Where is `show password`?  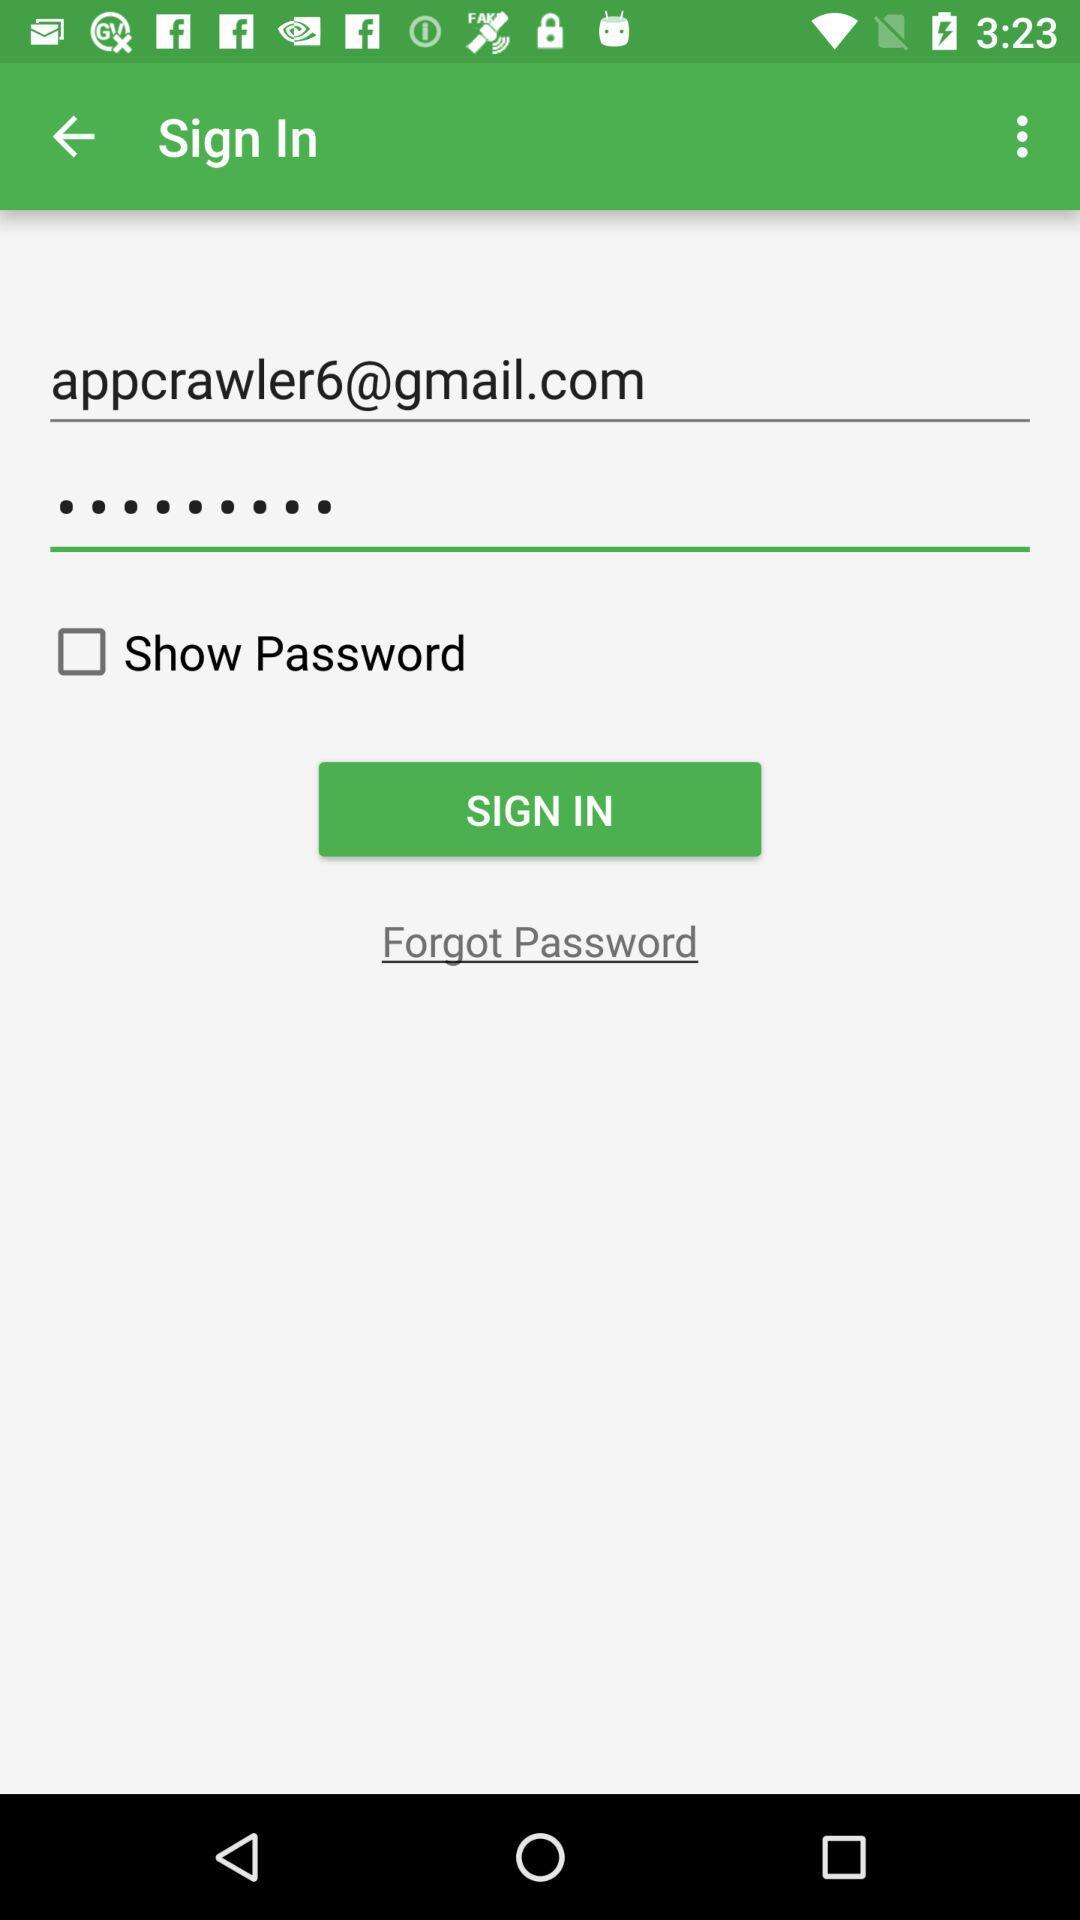 show password is located at coordinates (252, 651).